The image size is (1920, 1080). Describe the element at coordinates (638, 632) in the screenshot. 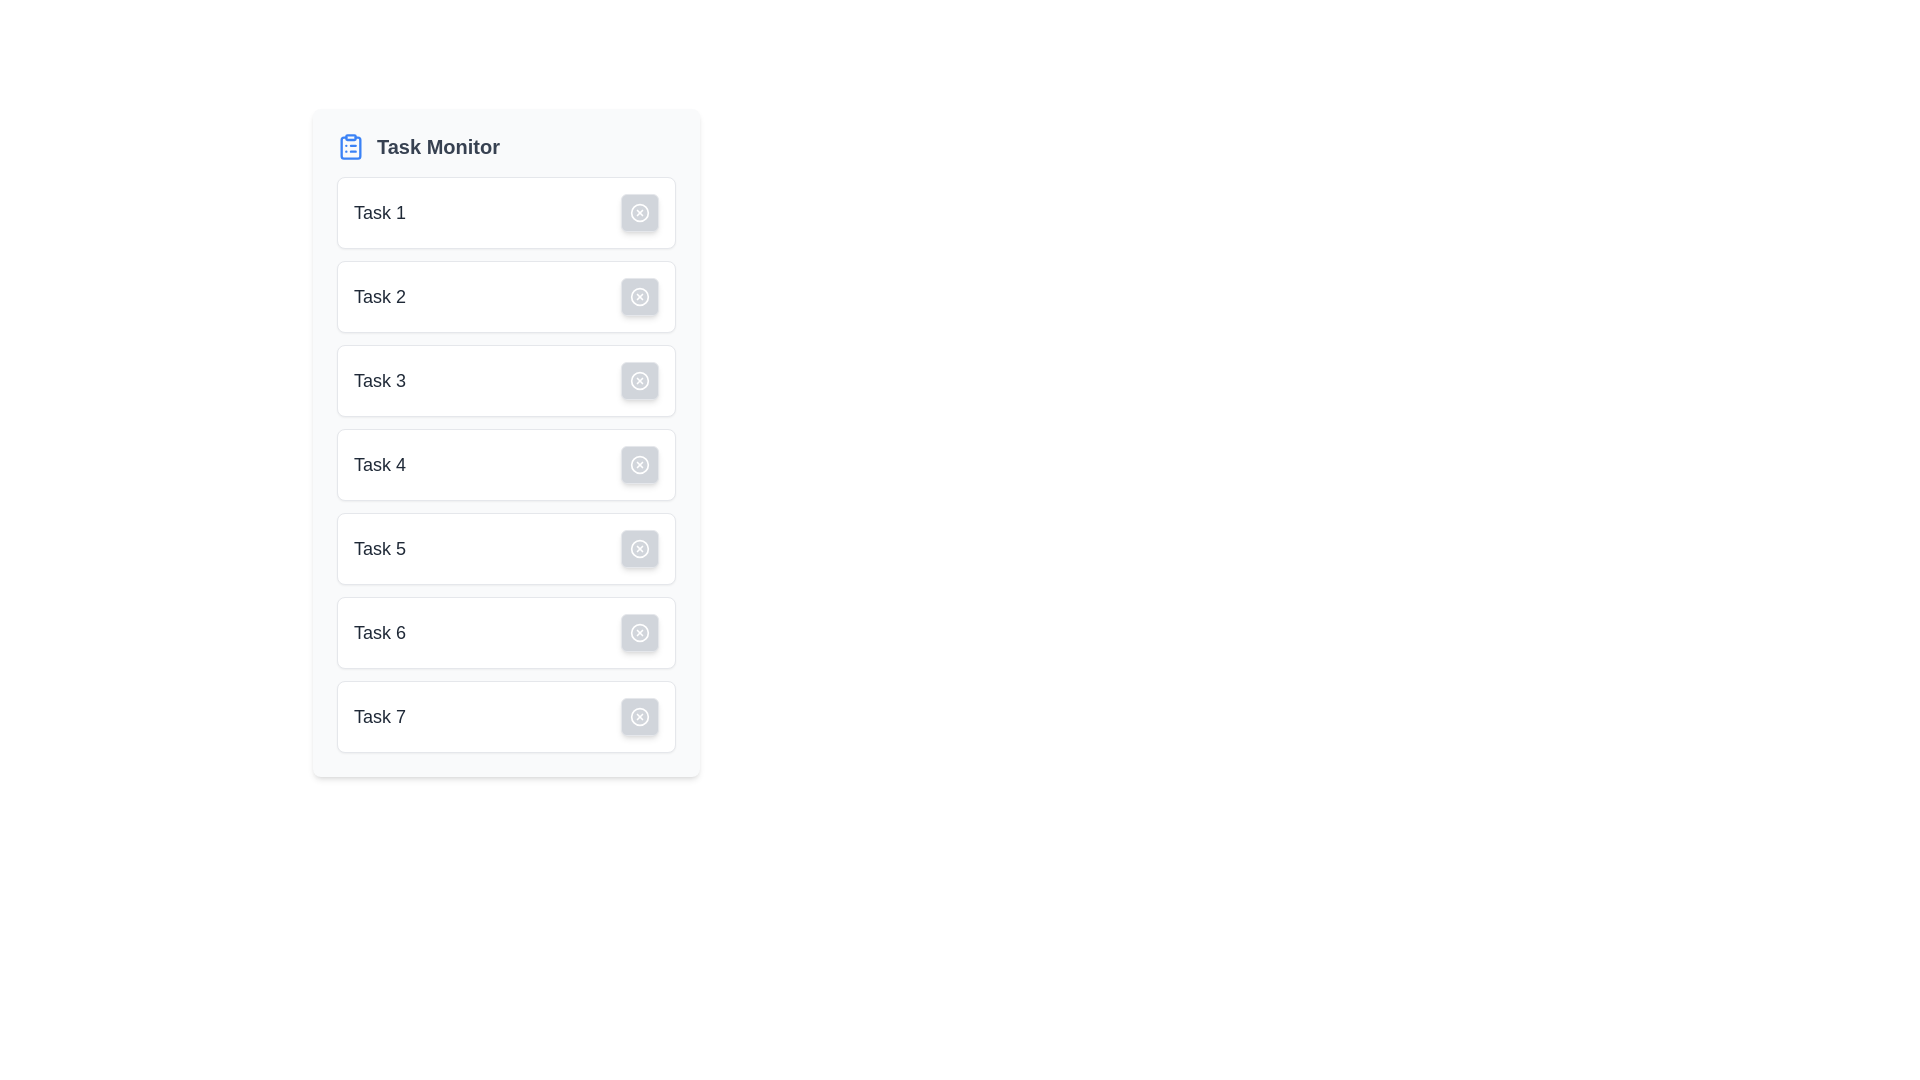

I see `the circular close icon with a cross inside, which is centered within the button for 'Task 6' in the vertical task list` at that location.